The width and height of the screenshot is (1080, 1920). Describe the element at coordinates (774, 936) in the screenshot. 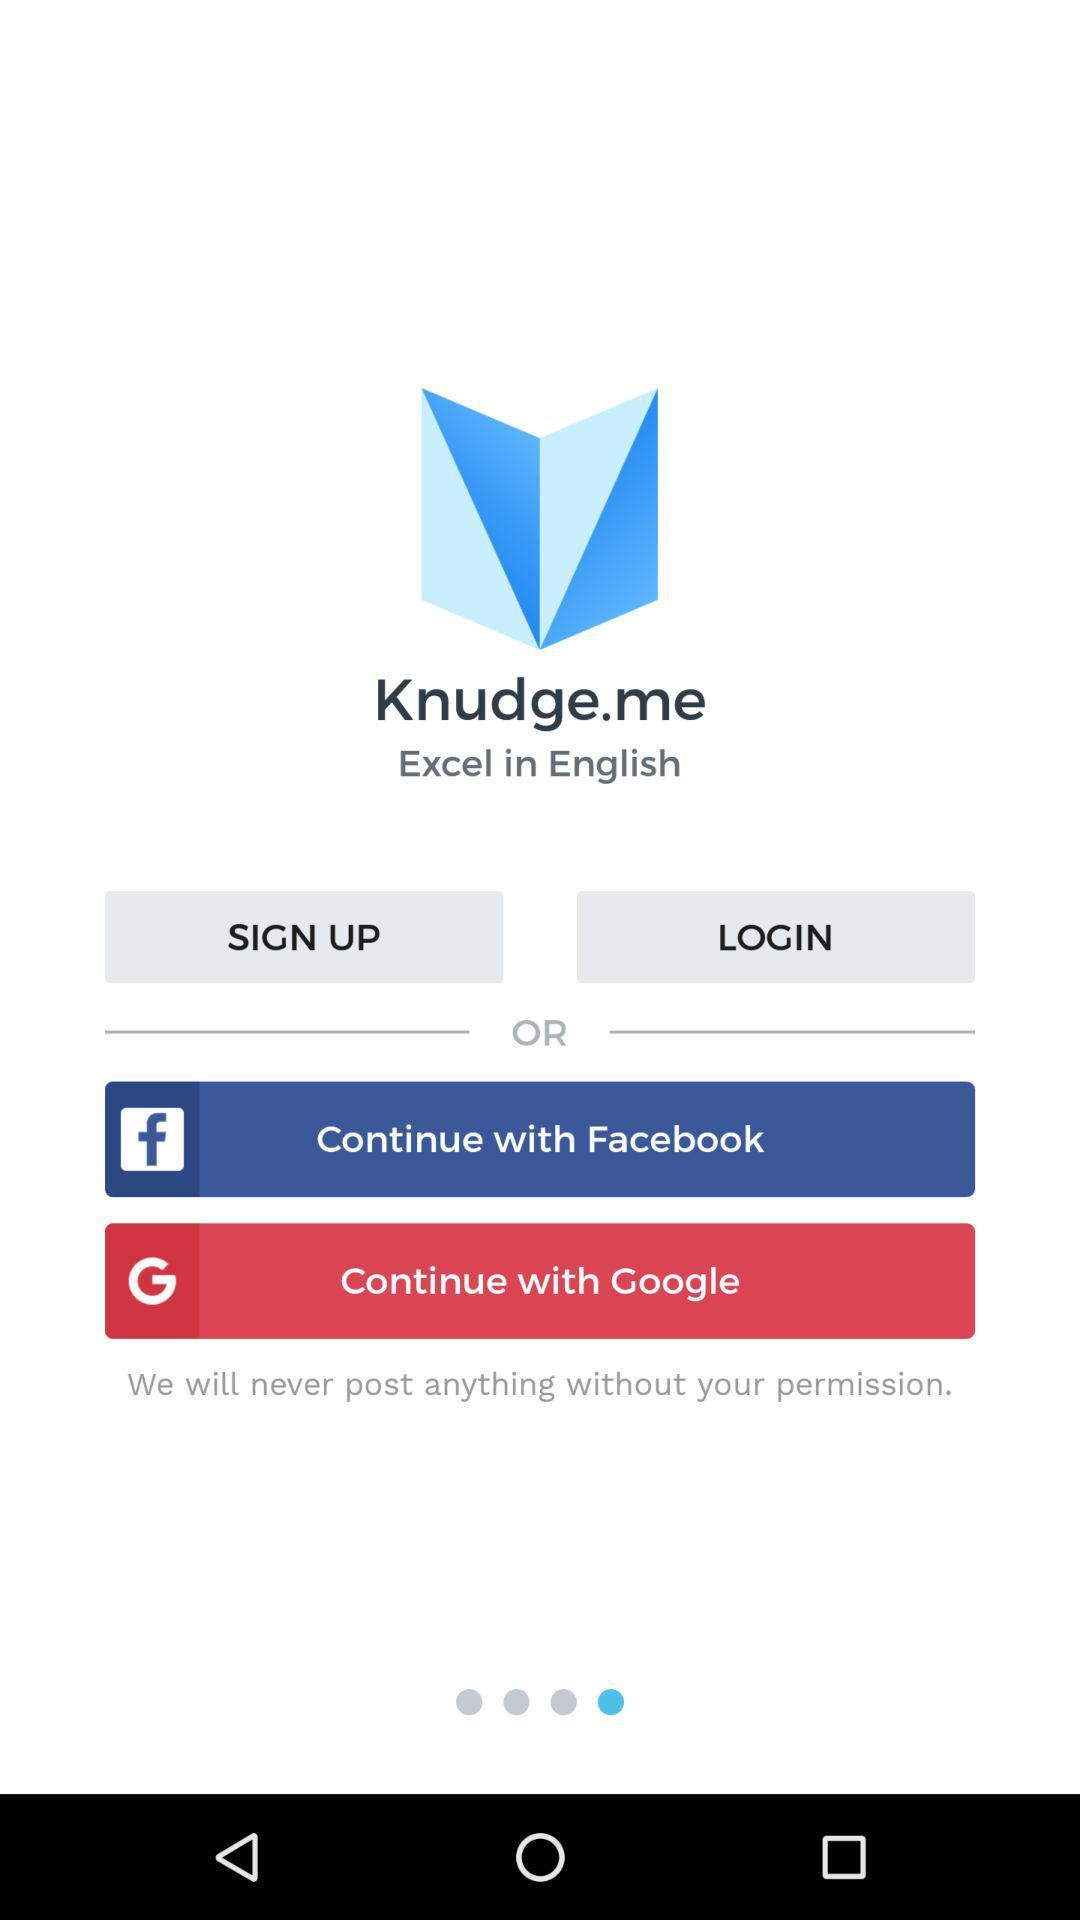

I see `the icon above or icon` at that location.